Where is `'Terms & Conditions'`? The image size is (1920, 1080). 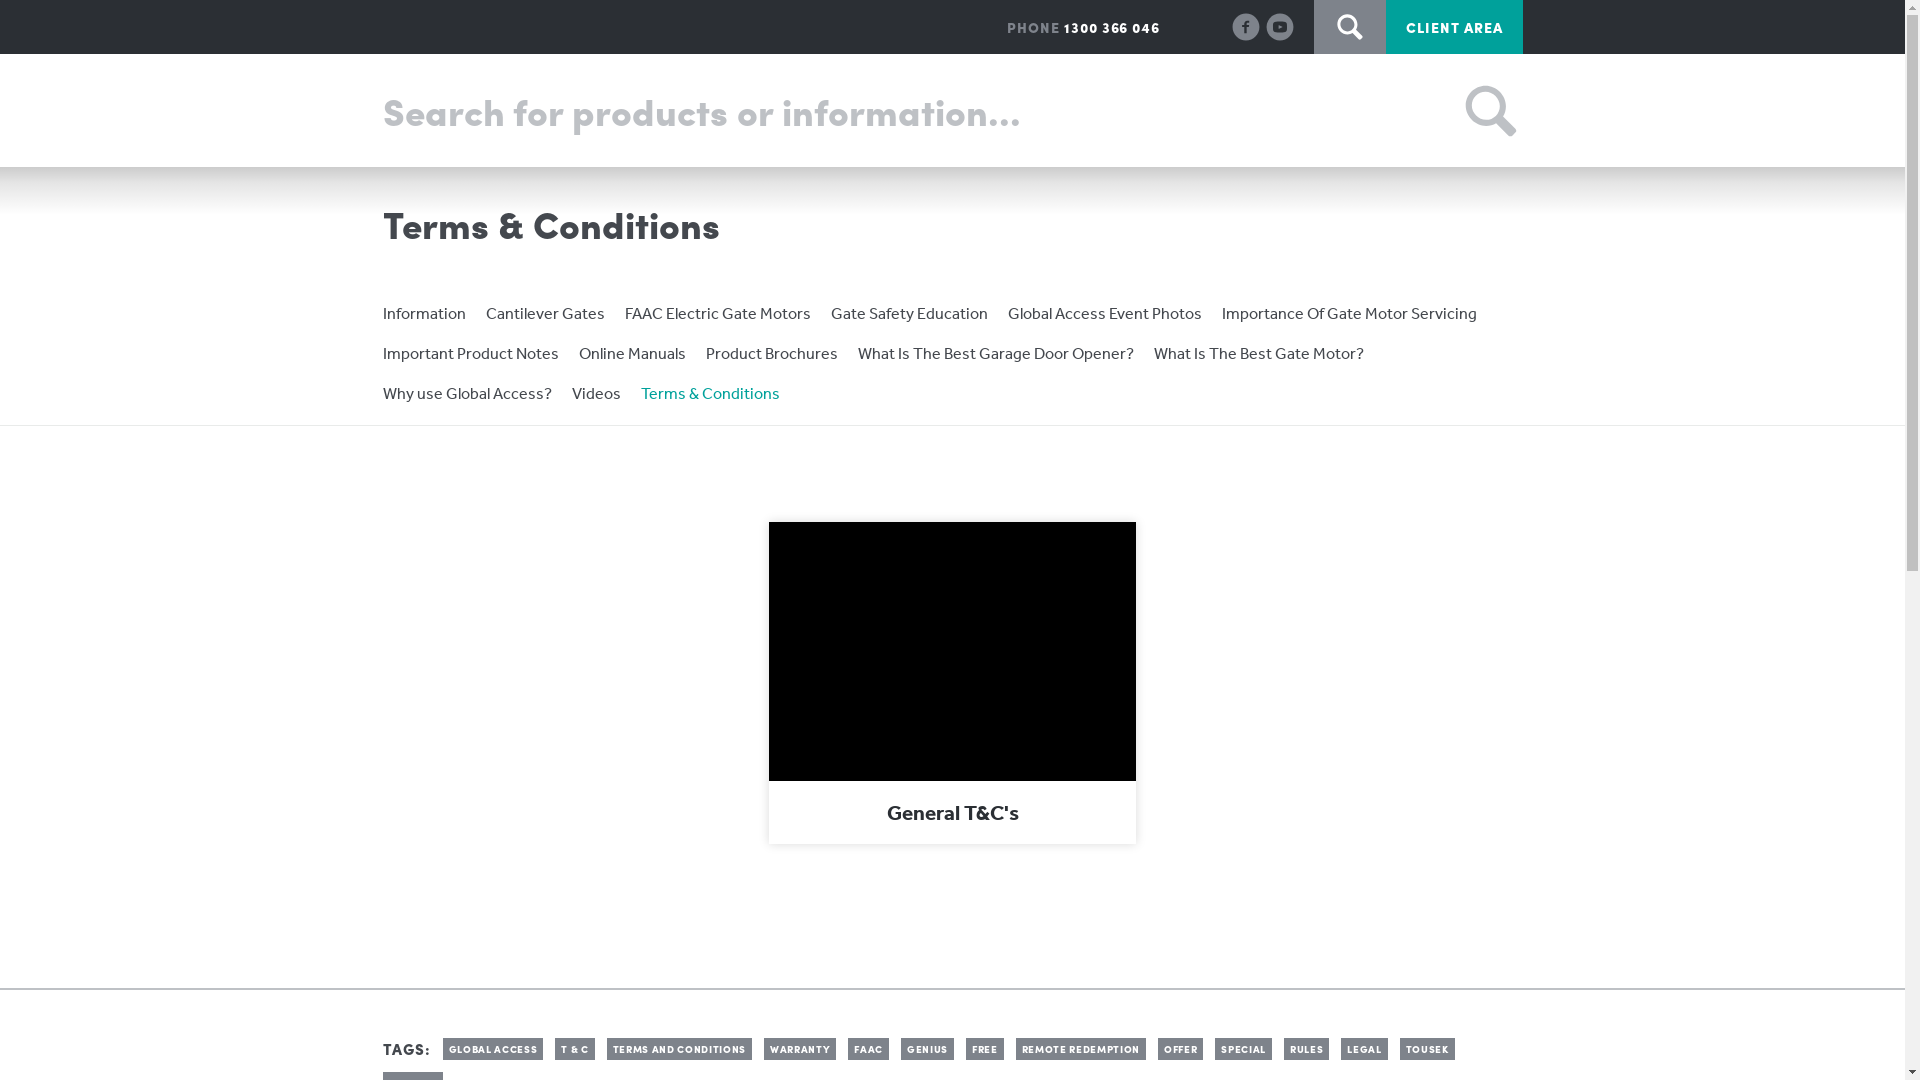 'Terms & Conditions' is located at coordinates (709, 393).